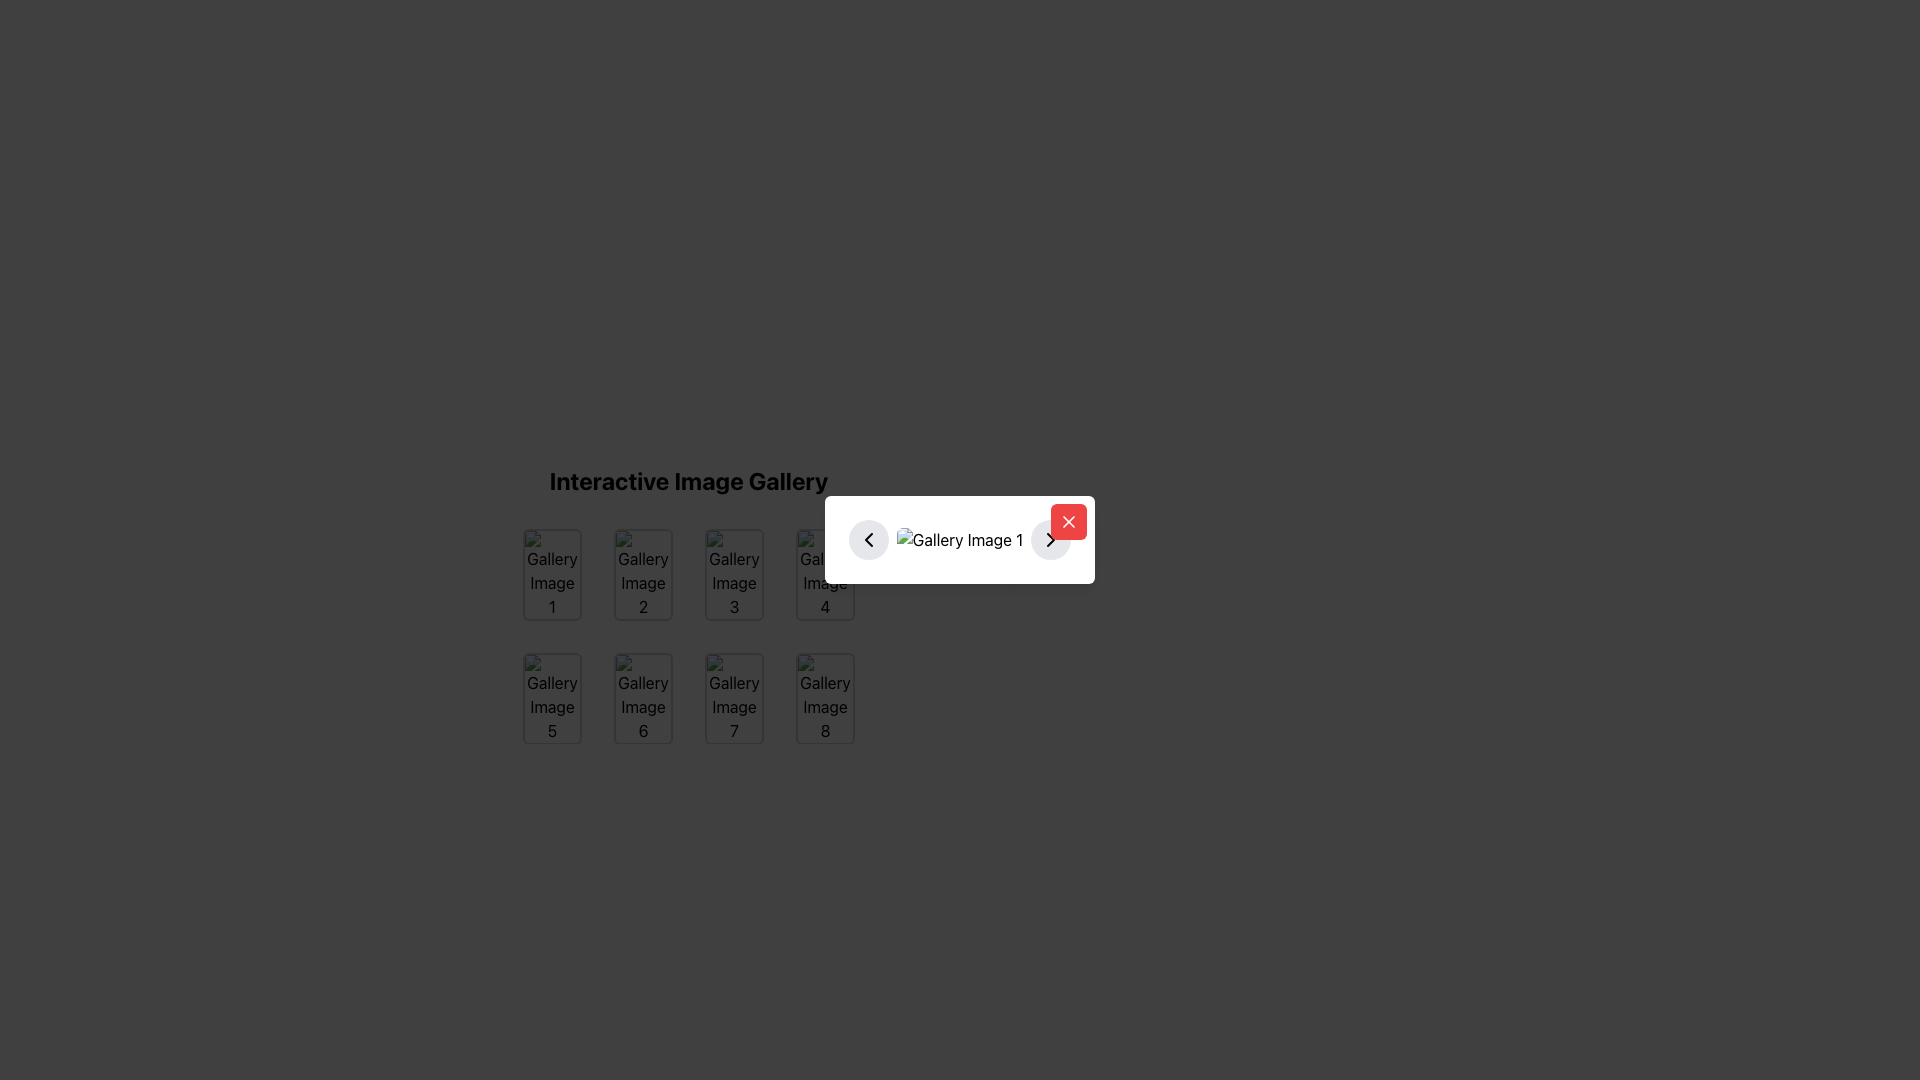 This screenshot has width=1920, height=1080. I want to click on the image thumbnail labeled 'Gallery Image 5', so click(552, 697).